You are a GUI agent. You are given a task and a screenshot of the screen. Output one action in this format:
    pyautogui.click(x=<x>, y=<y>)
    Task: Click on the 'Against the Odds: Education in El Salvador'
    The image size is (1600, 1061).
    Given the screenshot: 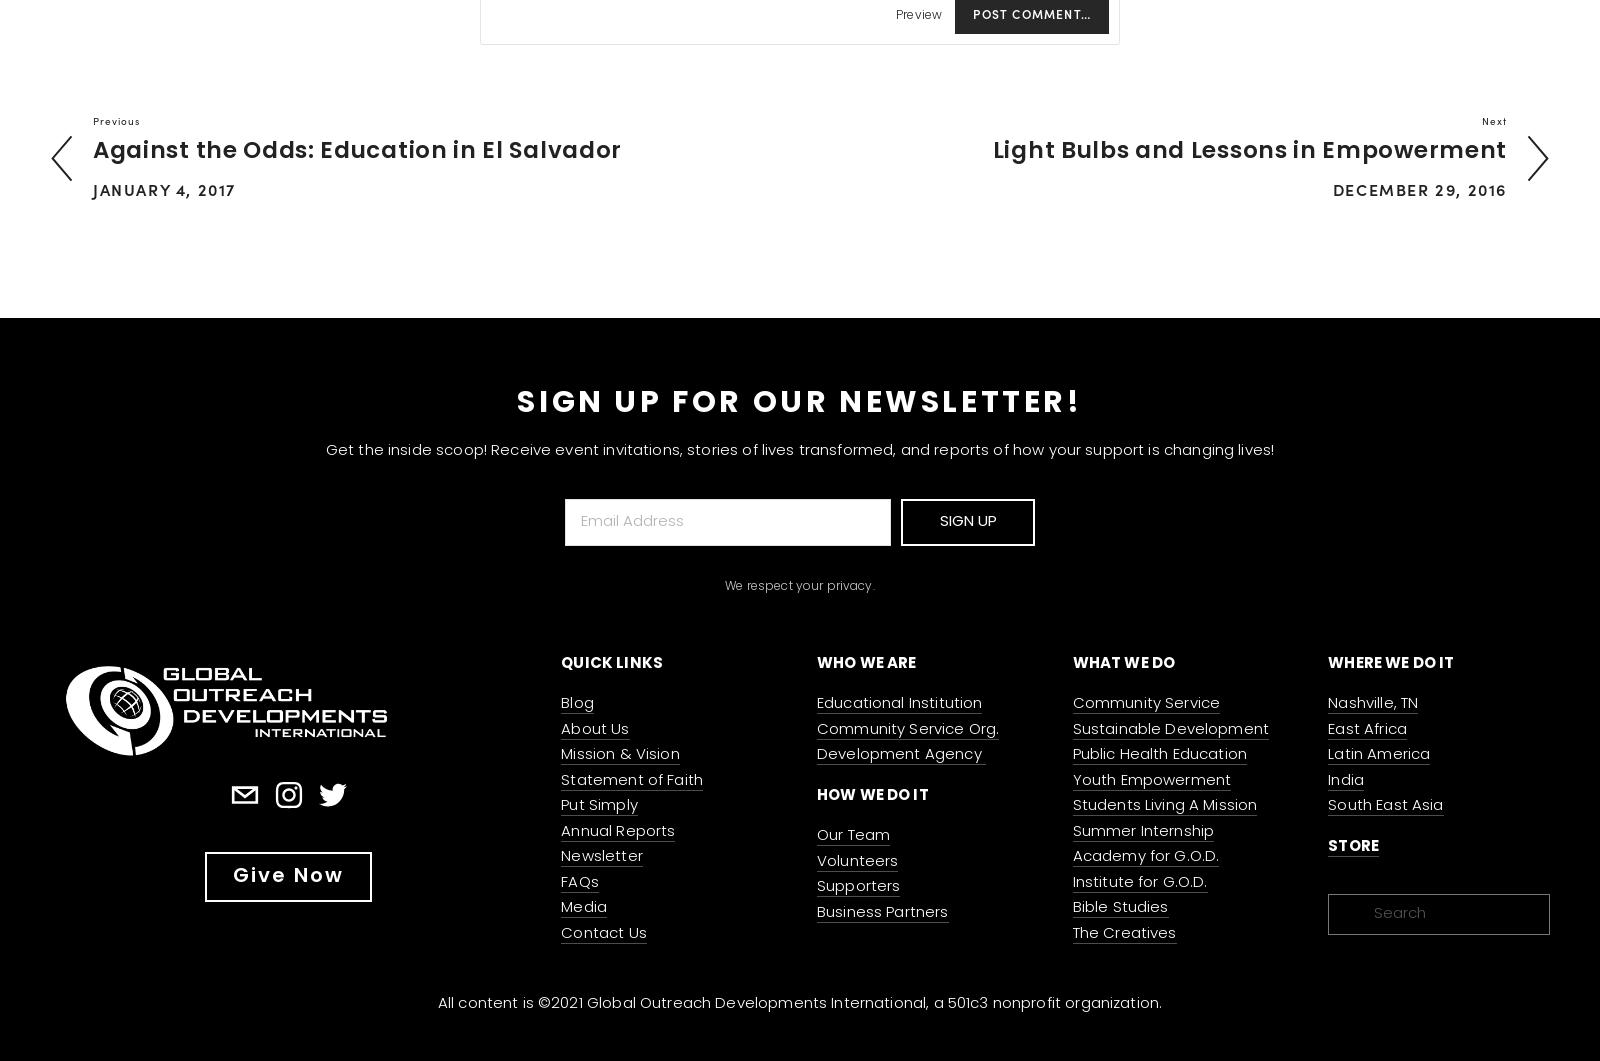 What is the action you would take?
    pyautogui.click(x=356, y=152)
    